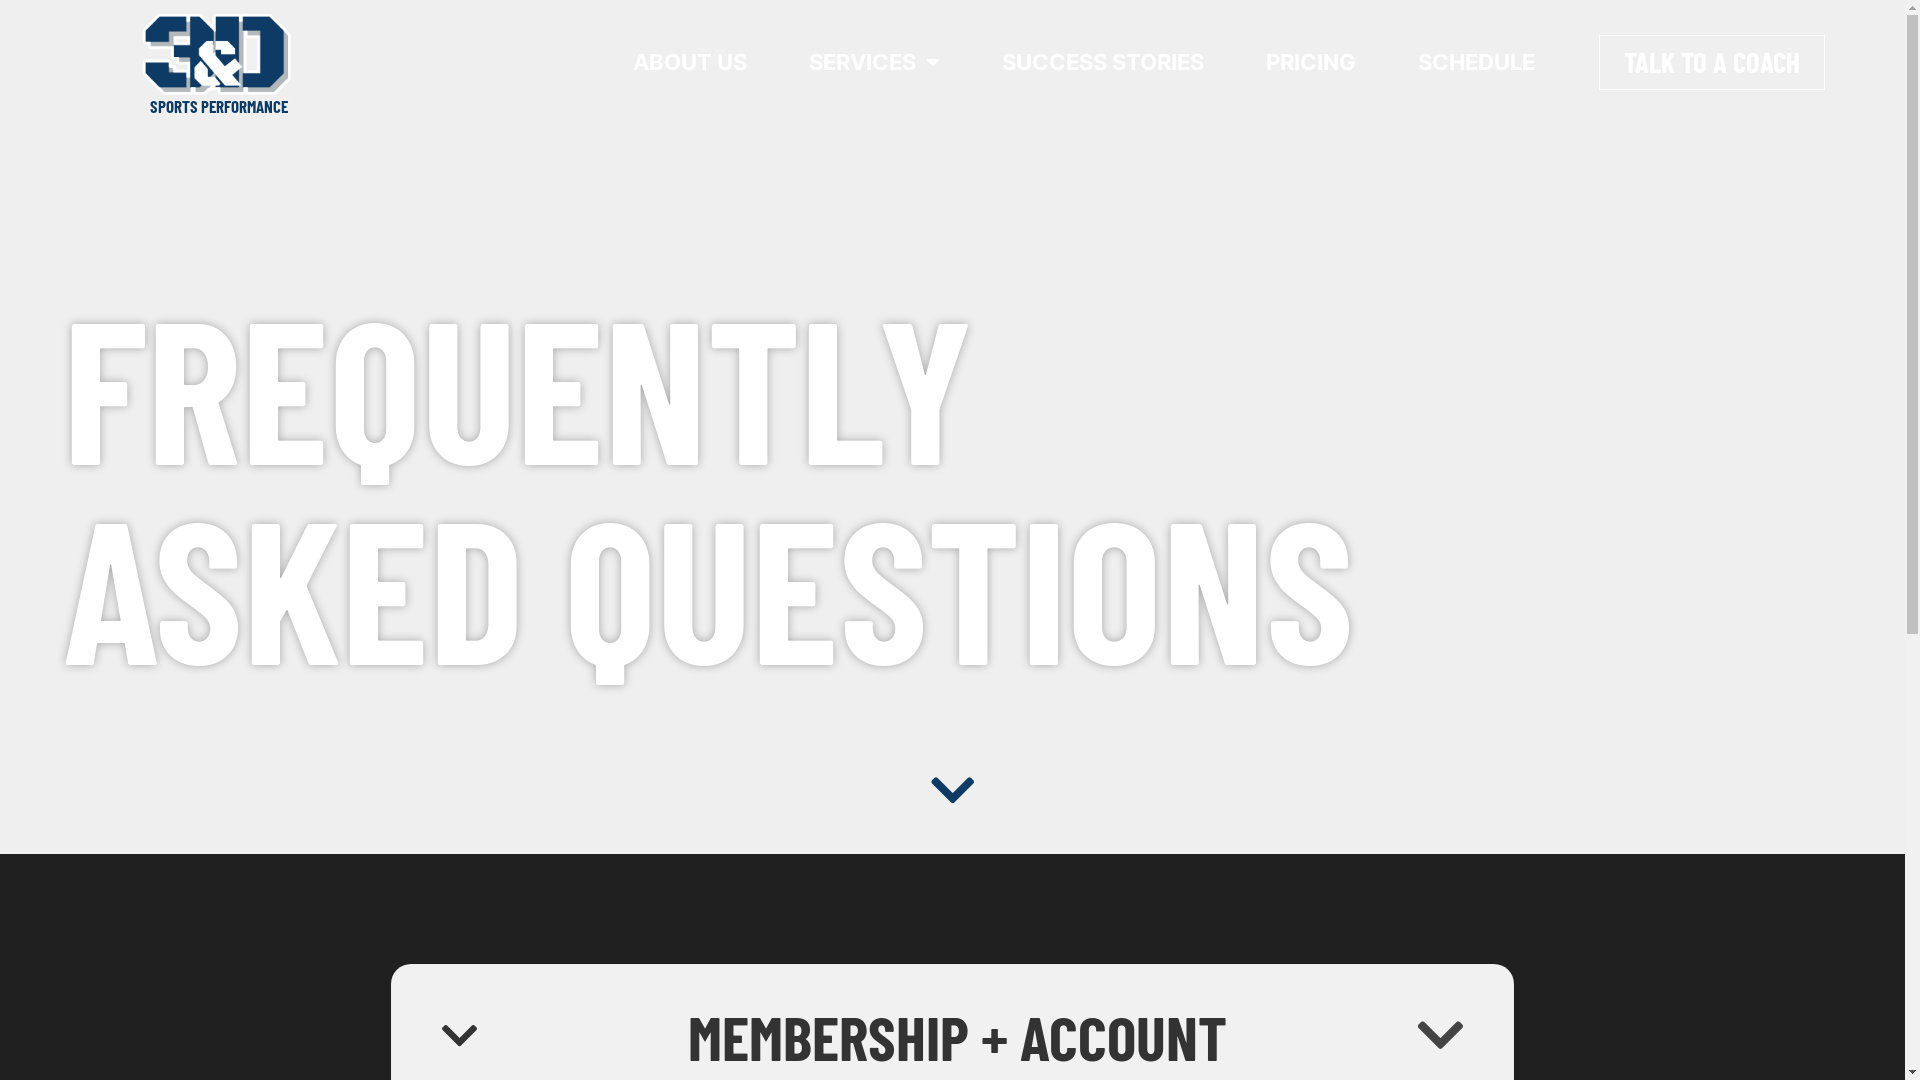 The height and width of the screenshot is (1080, 1920). I want to click on 'SCHEDULE', so click(1476, 60).